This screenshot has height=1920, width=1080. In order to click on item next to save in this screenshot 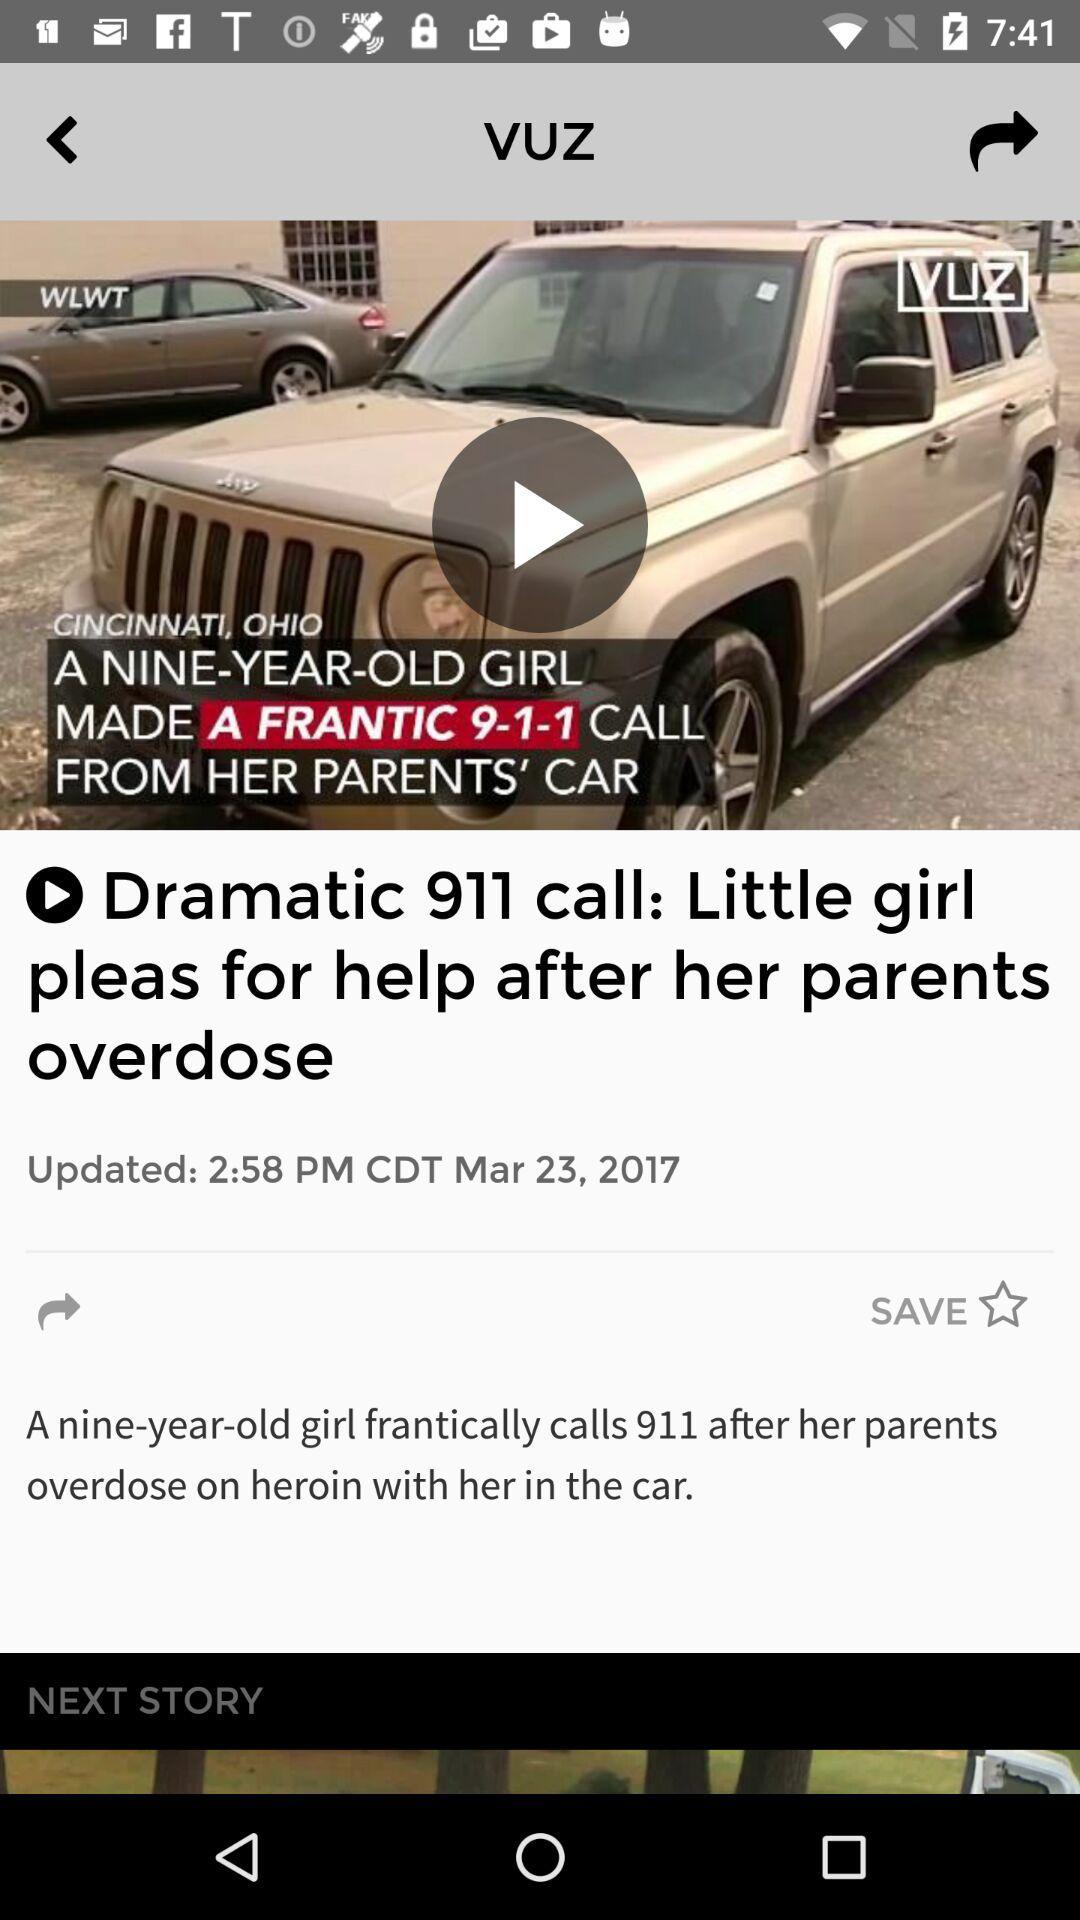, I will do `click(58, 1312)`.